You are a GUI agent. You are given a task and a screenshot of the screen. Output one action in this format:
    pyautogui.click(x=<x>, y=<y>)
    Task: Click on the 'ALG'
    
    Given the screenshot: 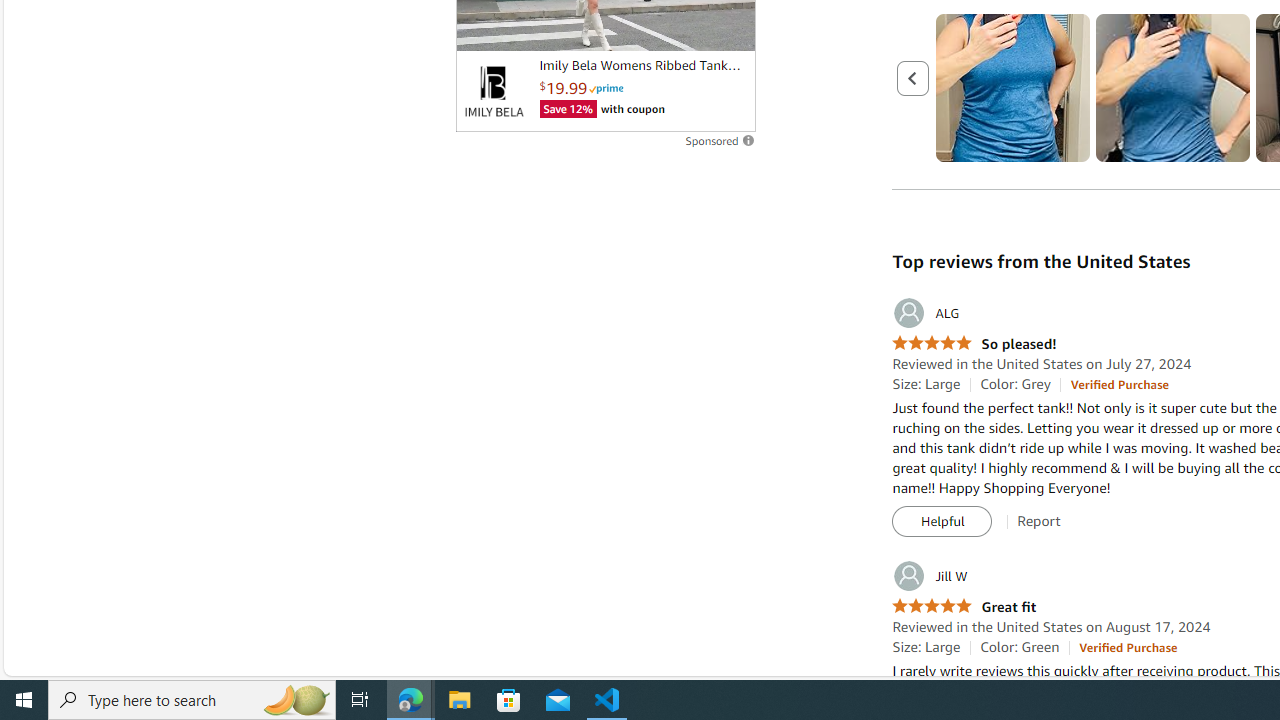 What is the action you would take?
    pyautogui.click(x=925, y=313)
    